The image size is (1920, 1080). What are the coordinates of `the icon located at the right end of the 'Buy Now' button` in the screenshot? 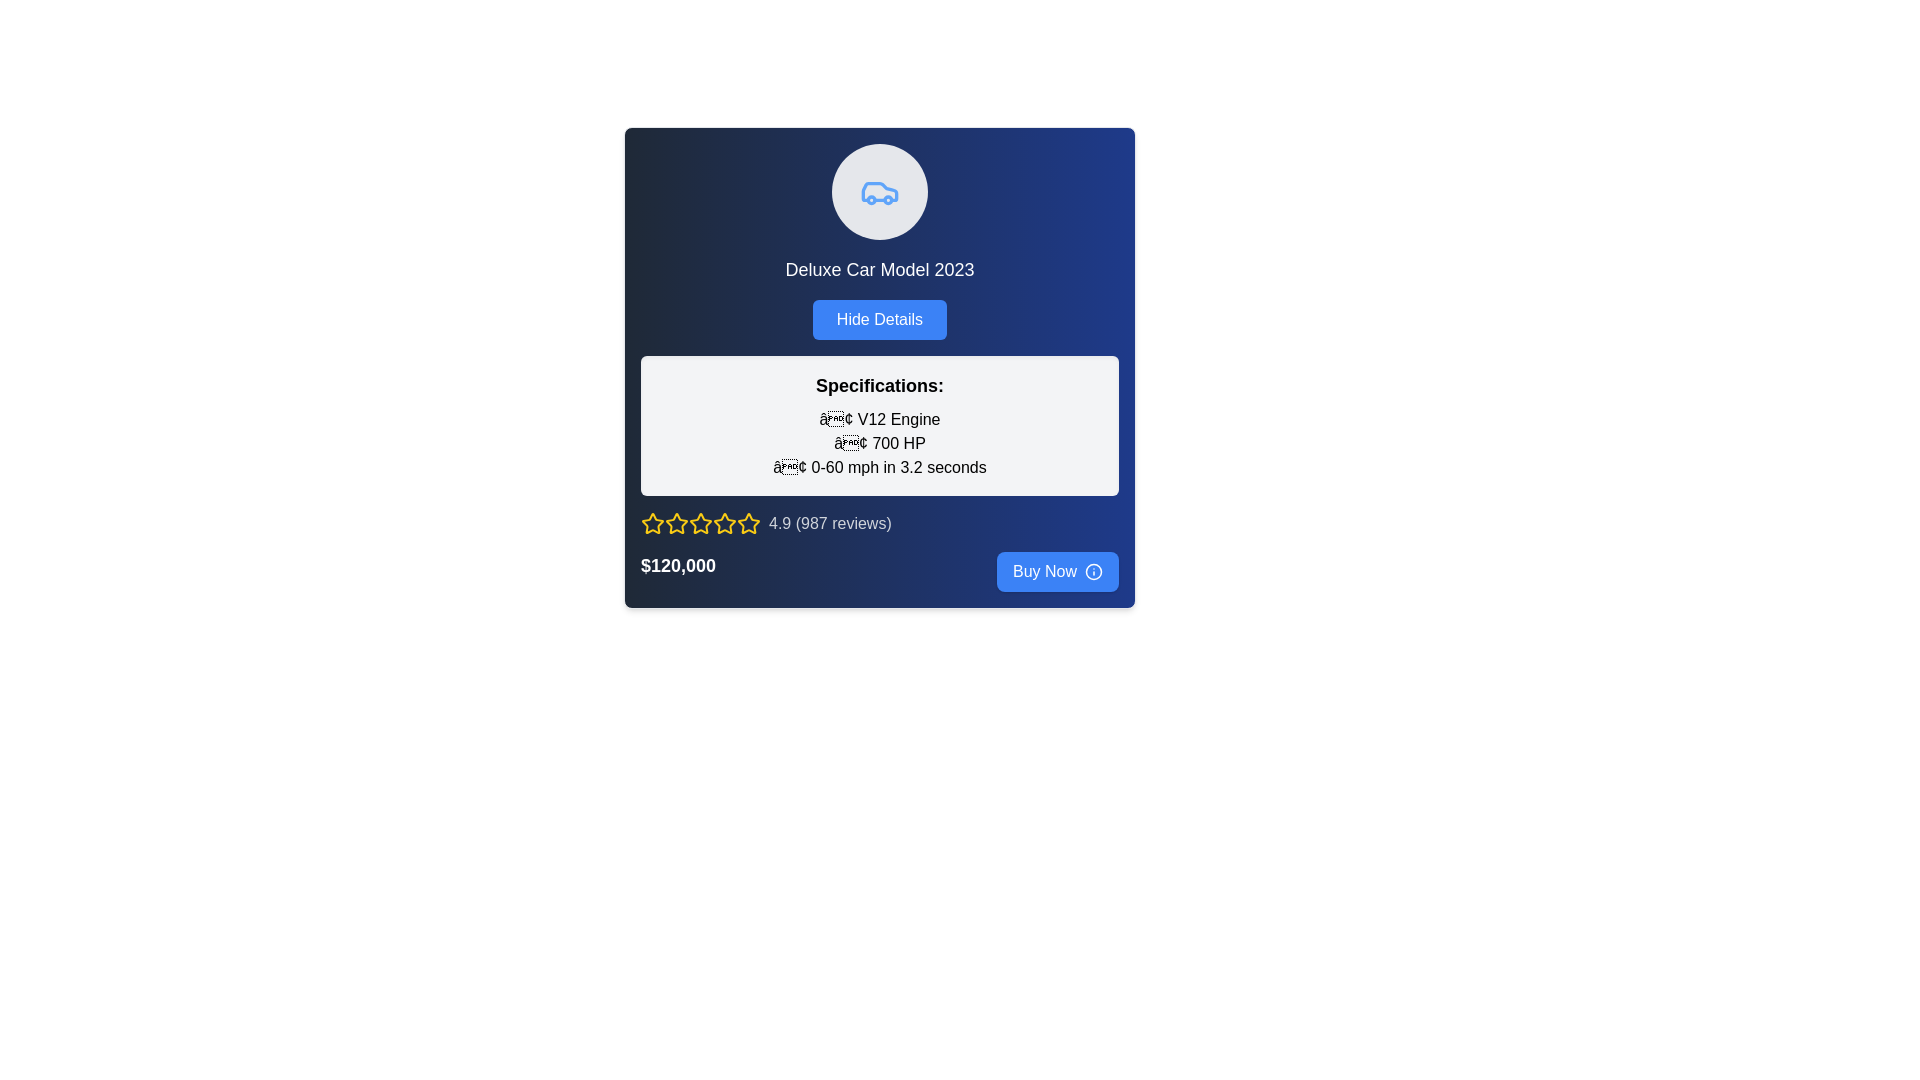 It's located at (1093, 571).